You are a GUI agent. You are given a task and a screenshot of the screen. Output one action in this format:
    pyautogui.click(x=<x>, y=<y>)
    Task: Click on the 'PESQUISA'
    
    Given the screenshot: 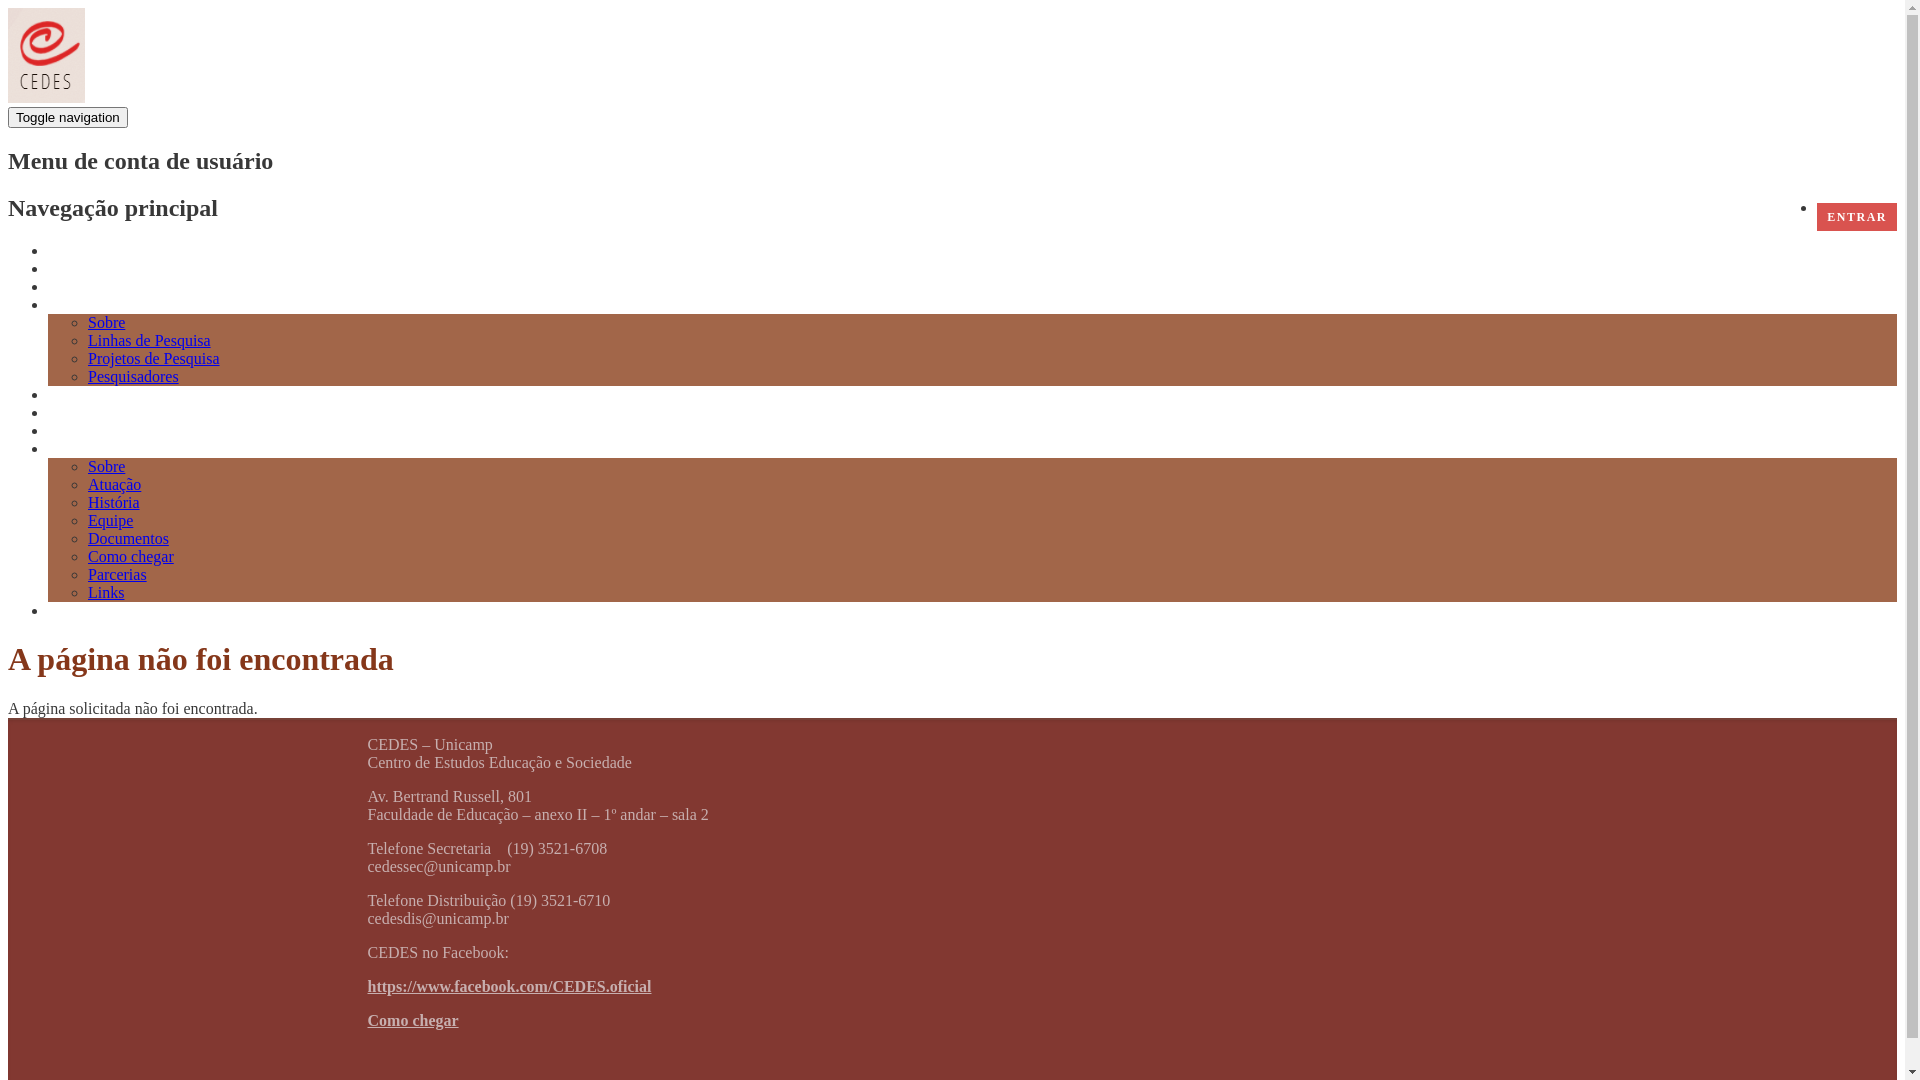 What is the action you would take?
    pyautogui.click(x=85, y=305)
    